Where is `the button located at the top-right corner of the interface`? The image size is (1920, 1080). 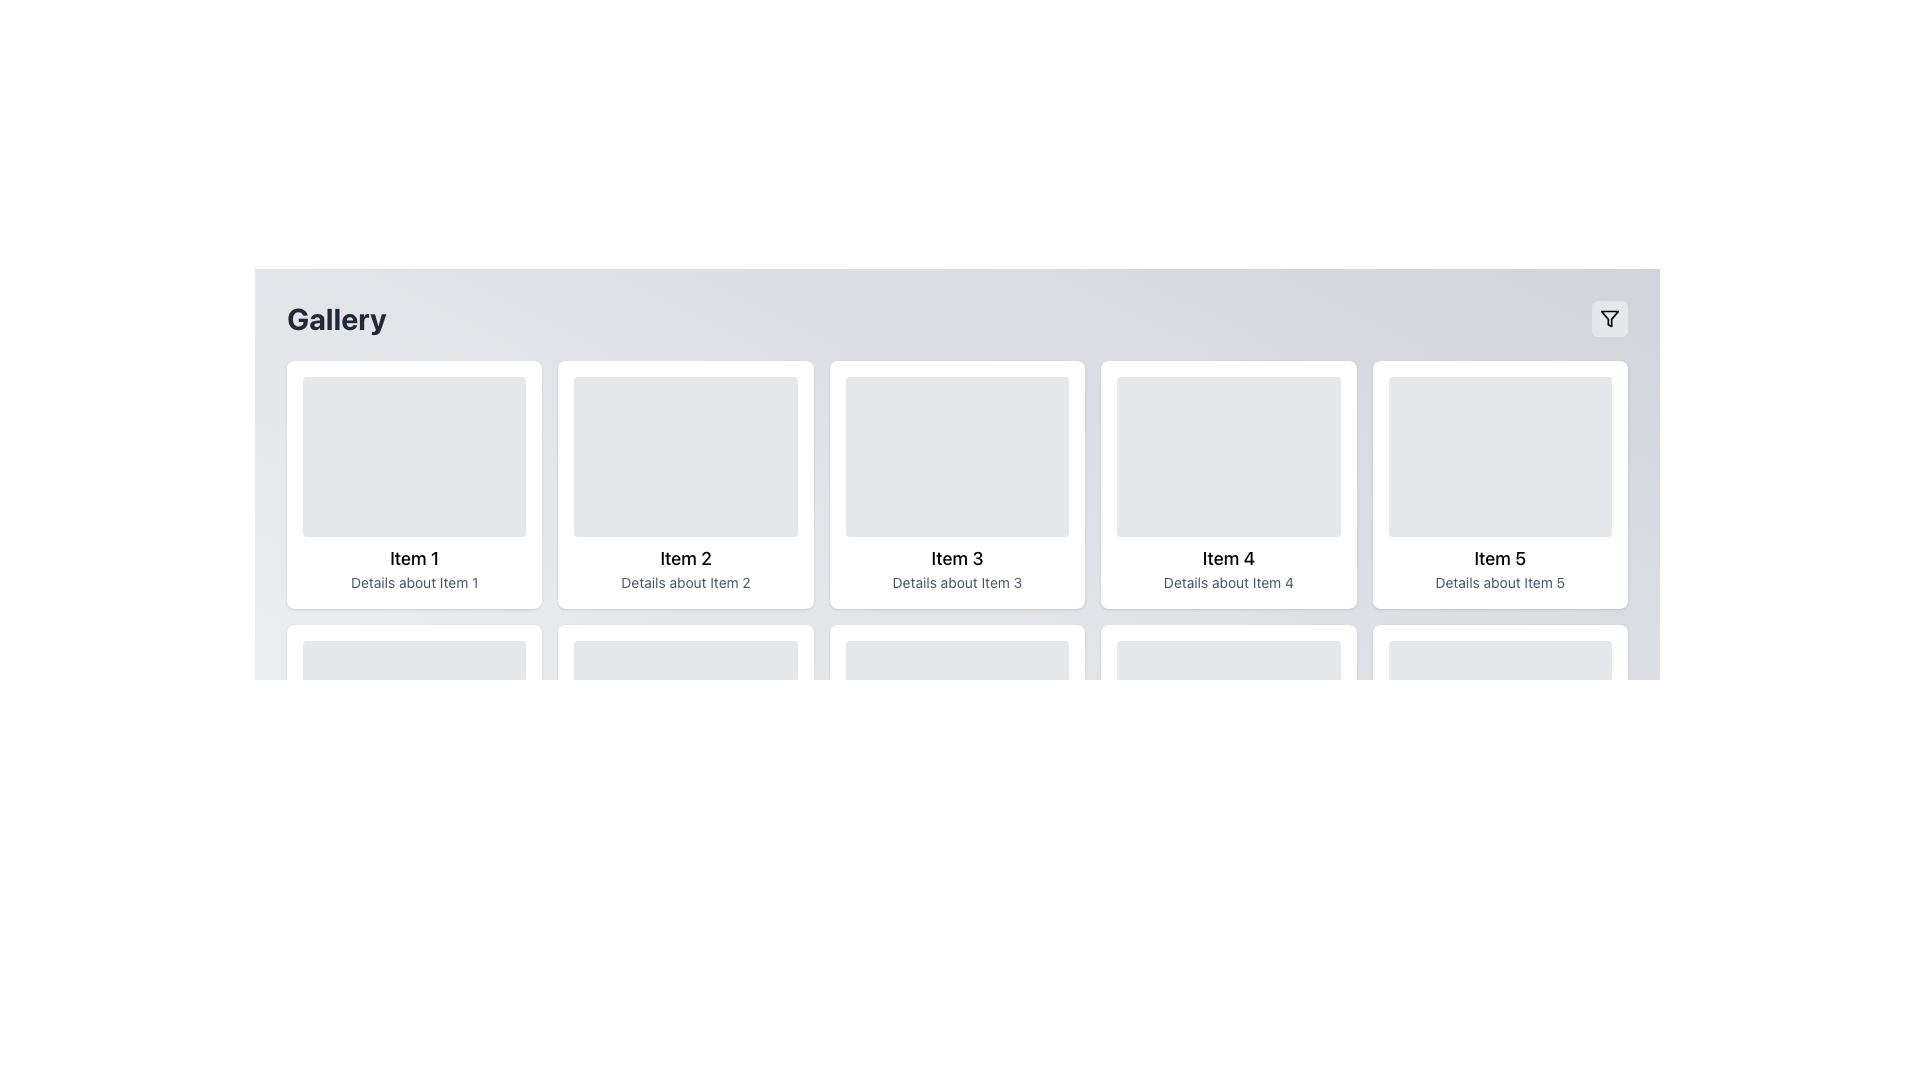
the button located at the top-right corner of the interface is located at coordinates (1609, 318).